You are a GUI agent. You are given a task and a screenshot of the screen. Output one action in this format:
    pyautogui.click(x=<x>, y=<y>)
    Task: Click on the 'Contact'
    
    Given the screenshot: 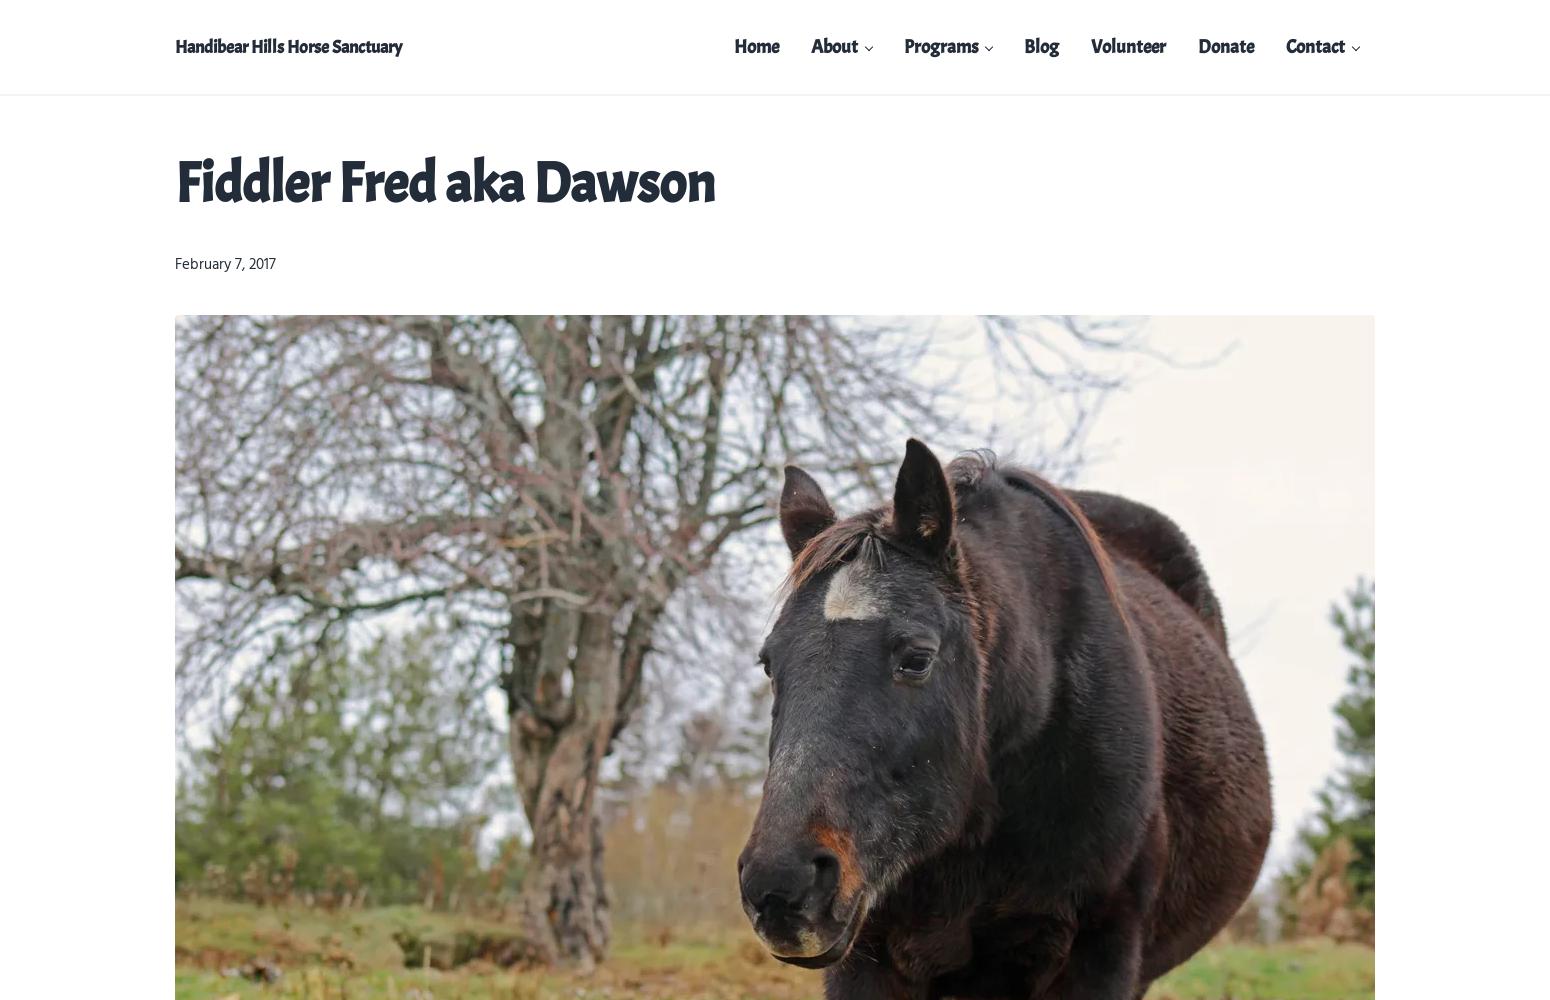 What is the action you would take?
    pyautogui.click(x=1285, y=46)
    